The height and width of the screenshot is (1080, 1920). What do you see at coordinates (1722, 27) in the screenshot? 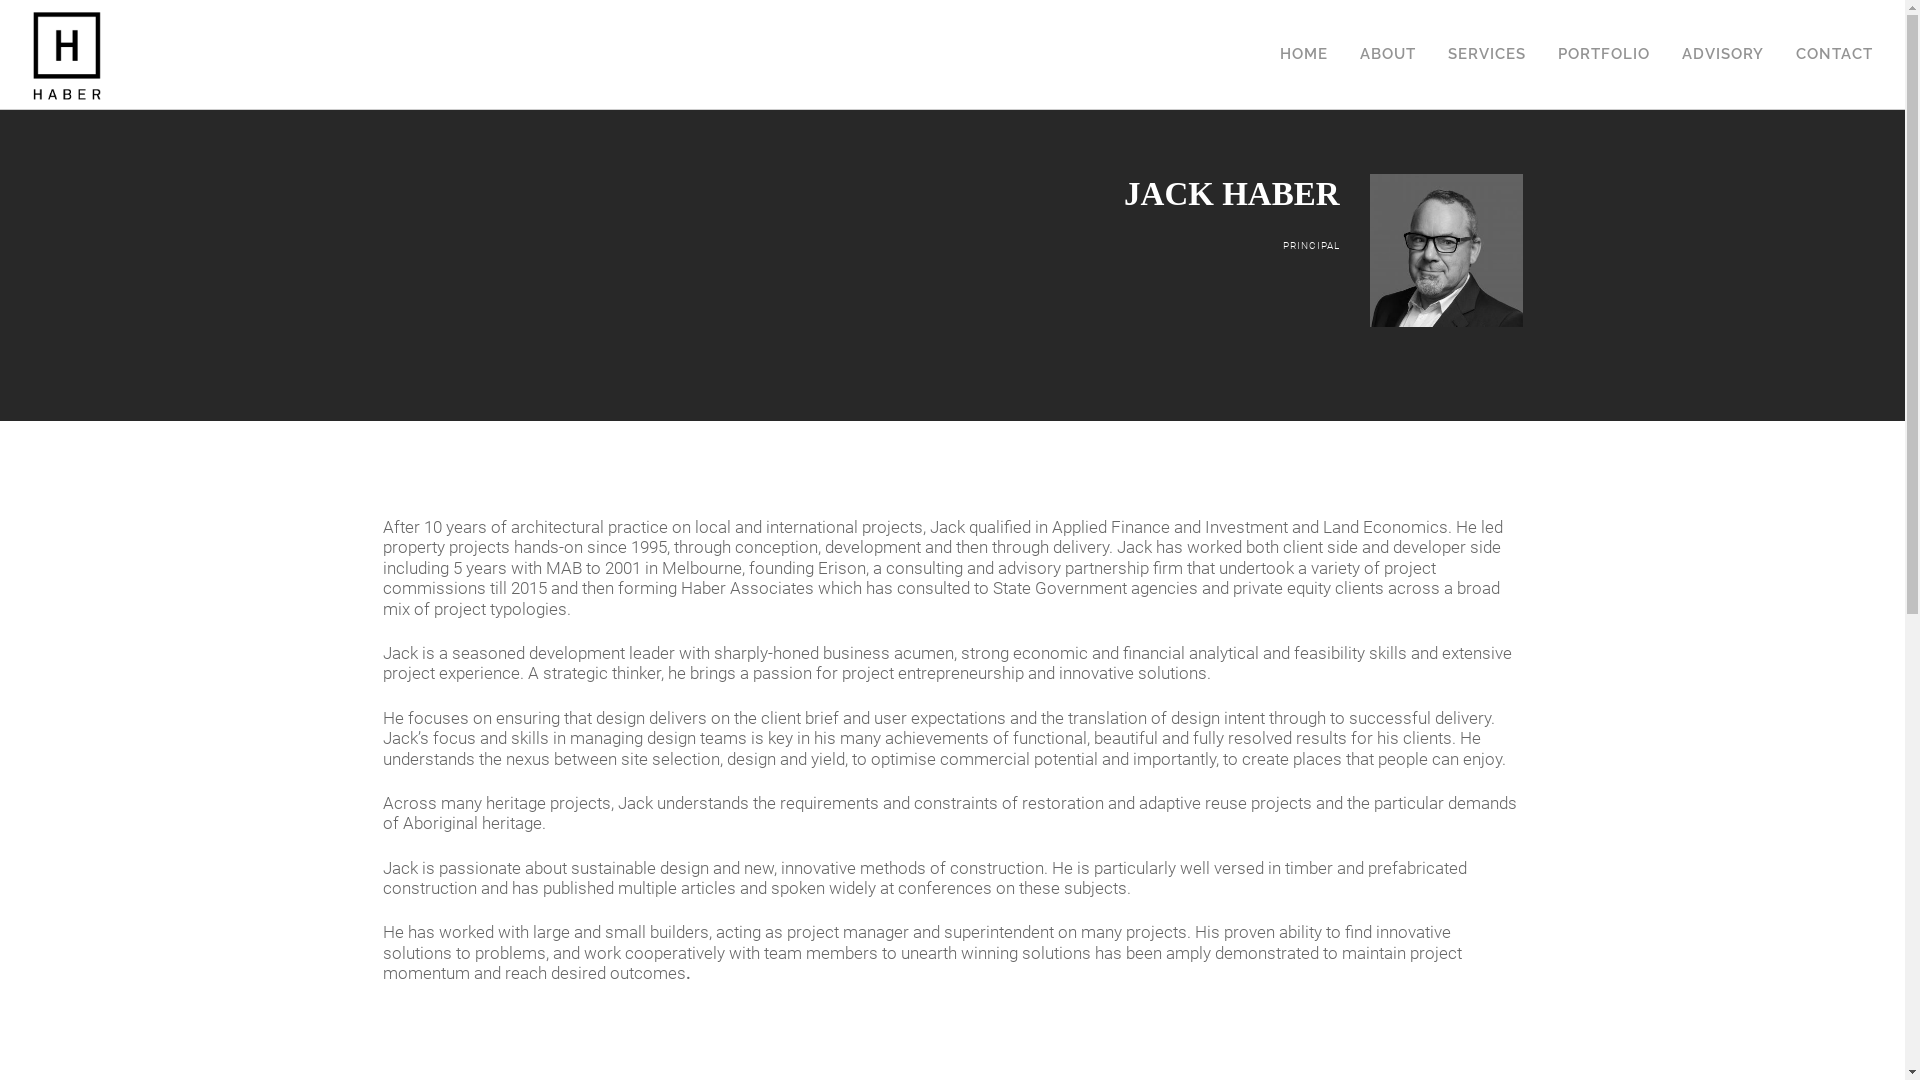
I see `'ADVISORY'` at bounding box center [1722, 27].